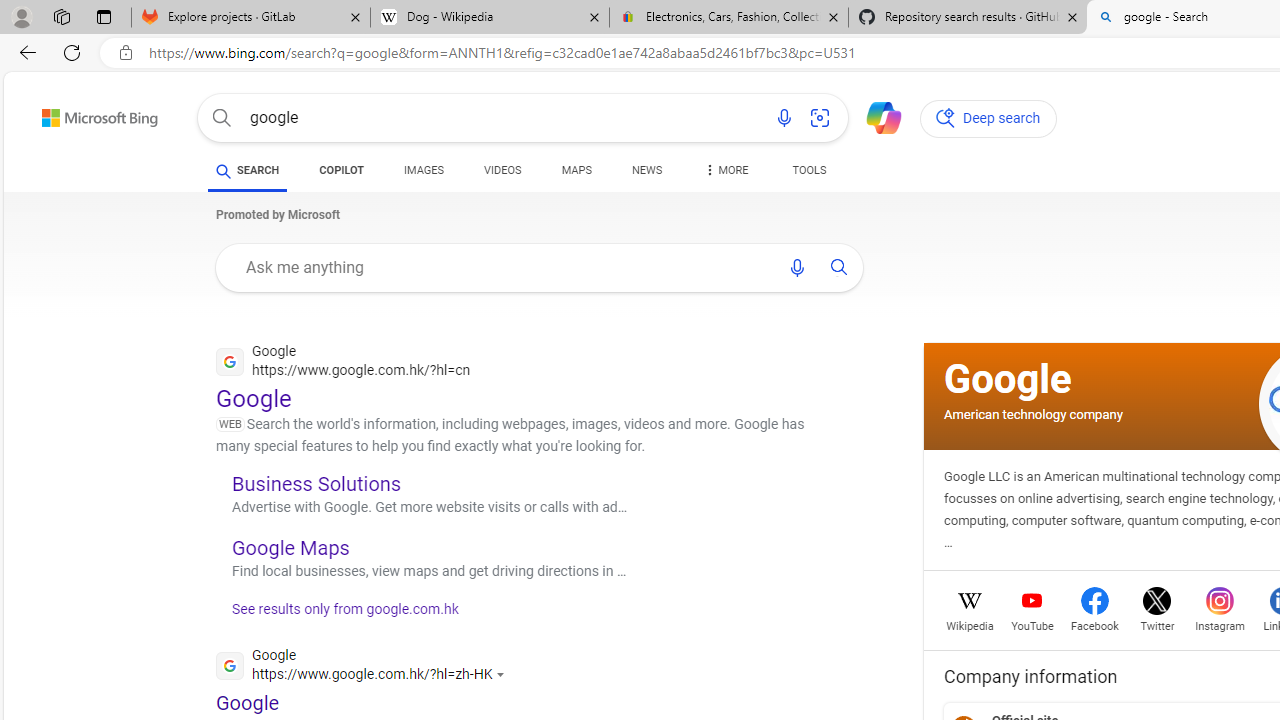  I want to click on 'American technology company', so click(1033, 412).